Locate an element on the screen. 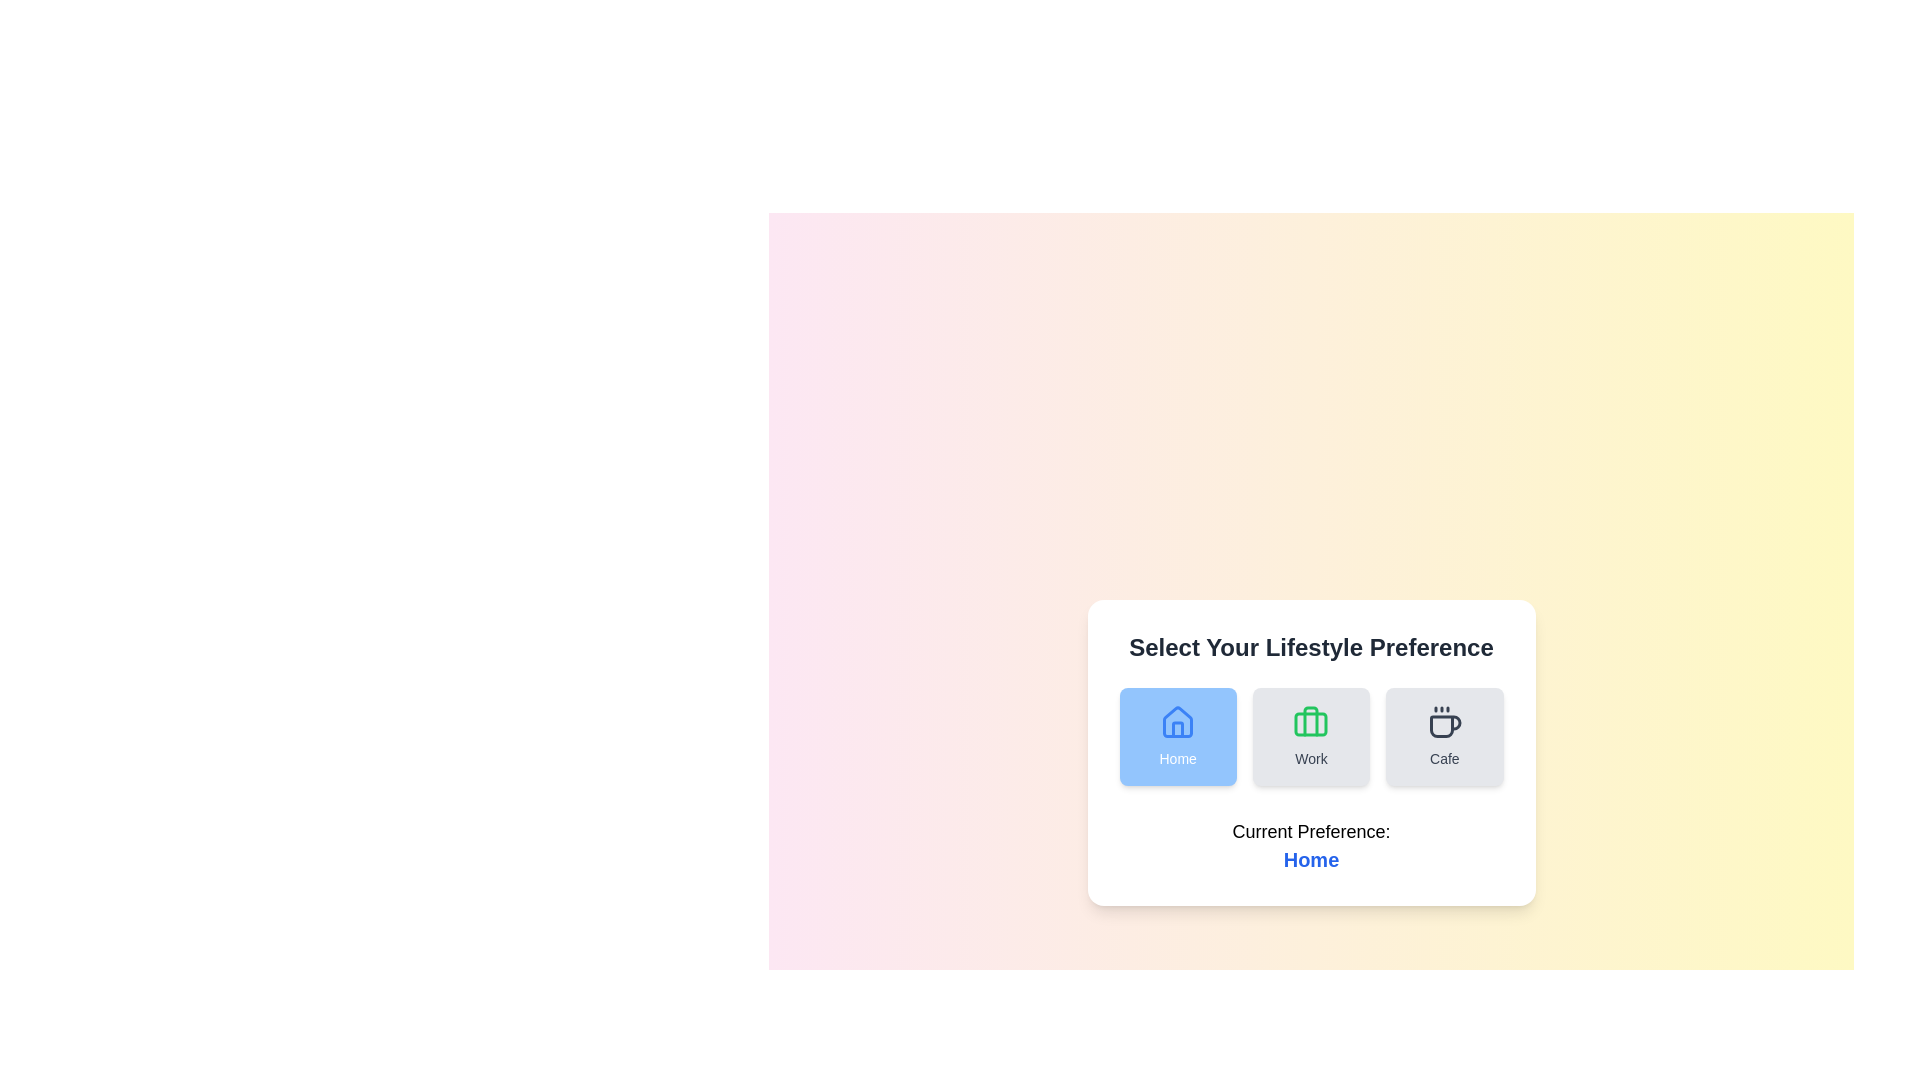 Image resolution: width=1920 pixels, height=1080 pixels. the 'Cafe' text label located in the third column beneath the coffee cup icon is located at coordinates (1444, 759).